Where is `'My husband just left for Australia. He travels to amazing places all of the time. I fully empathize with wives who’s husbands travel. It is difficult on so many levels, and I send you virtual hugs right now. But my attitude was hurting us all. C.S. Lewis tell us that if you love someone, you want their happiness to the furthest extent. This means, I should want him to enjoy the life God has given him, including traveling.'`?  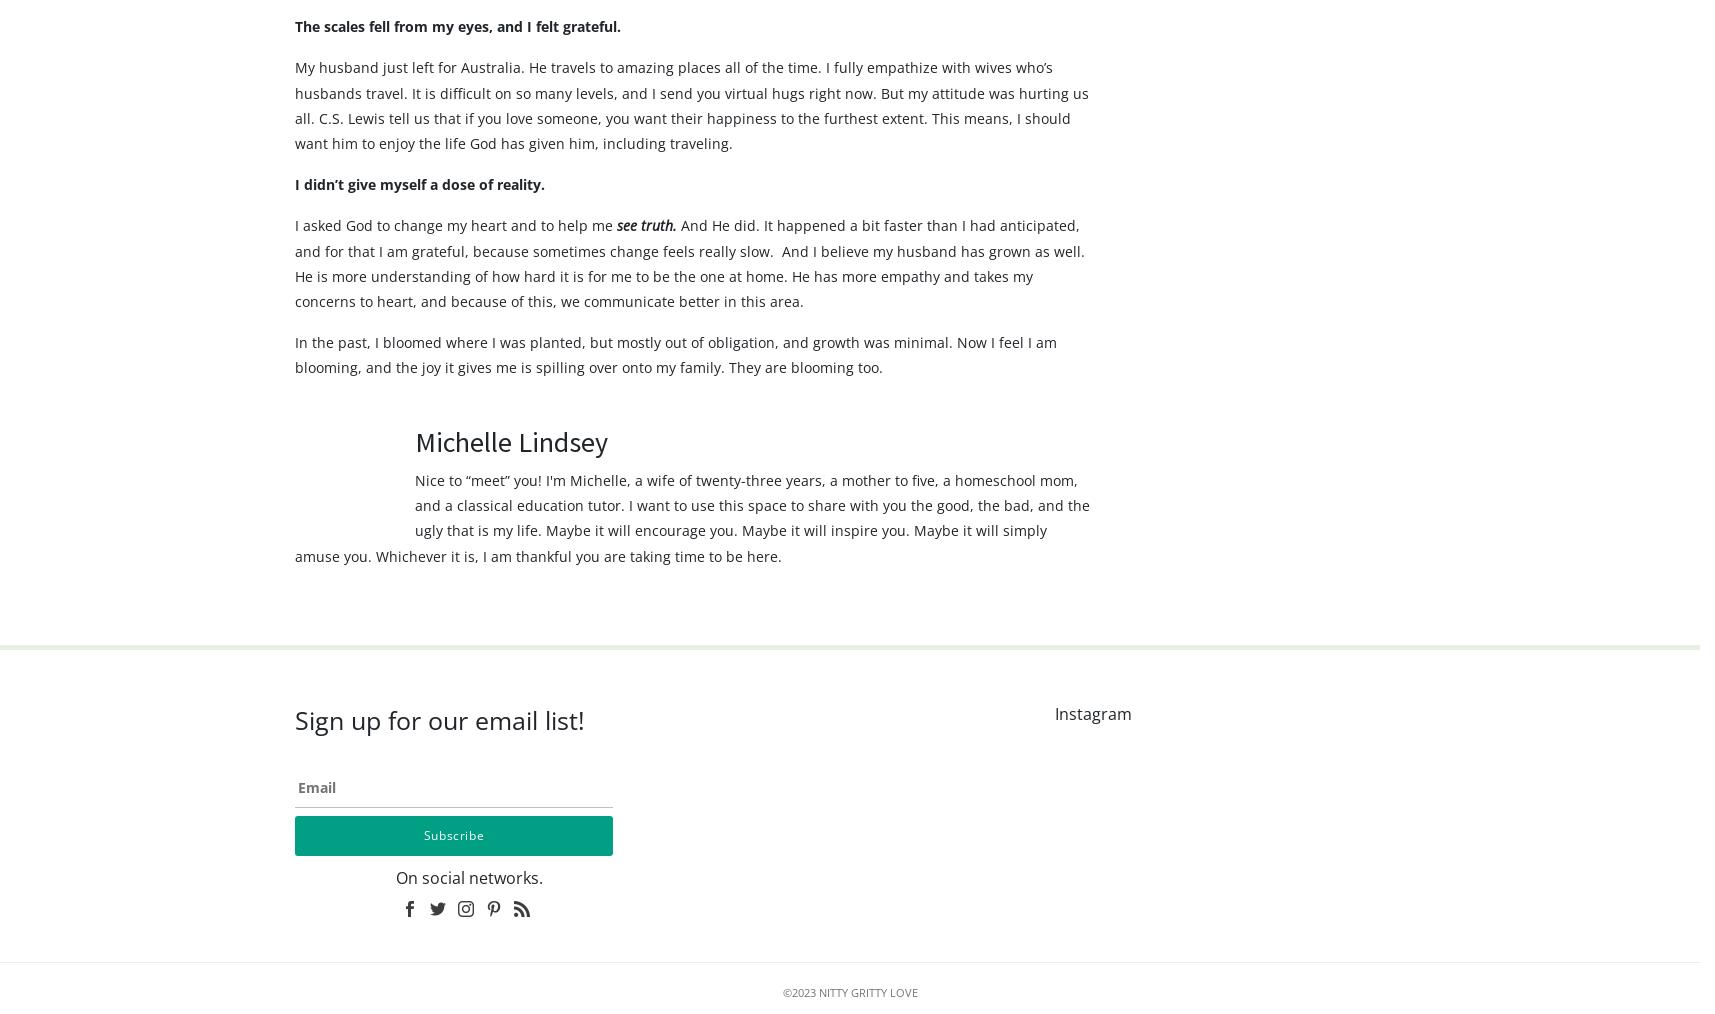 'My husband just left for Australia. He travels to amazing places all of the time. I fully empathize with wives who’s husbands travel. It is difficult on so many levels, and I send you virtual hugs right now. But my attitude was hurting us all. C.S. Lewis tell us that if you love someone, you want their happiness to the furthest extent. This means, I should want him to enjoy the life God has given him, including traveling.' is located at coordinates (293, 143).